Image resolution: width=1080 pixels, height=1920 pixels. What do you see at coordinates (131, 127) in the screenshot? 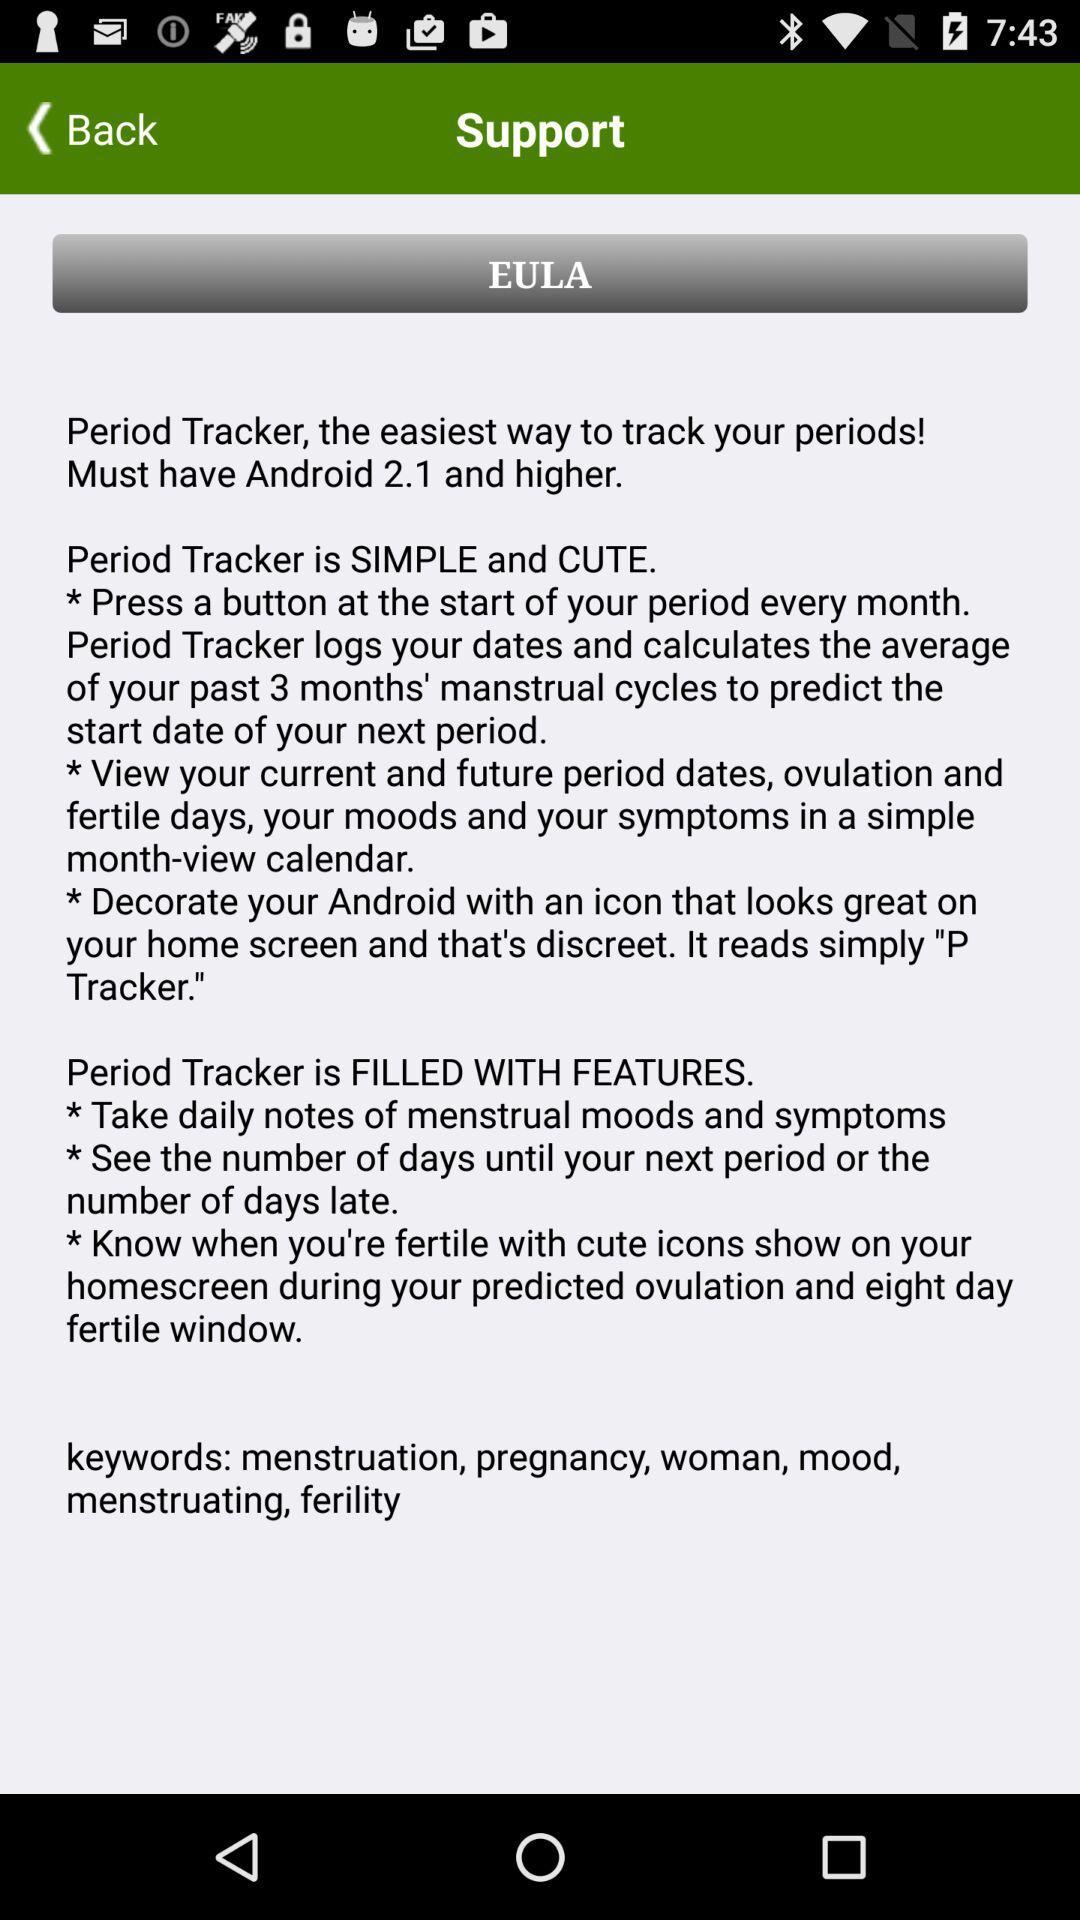
I see `the back button` at bounding box center [131, 127].